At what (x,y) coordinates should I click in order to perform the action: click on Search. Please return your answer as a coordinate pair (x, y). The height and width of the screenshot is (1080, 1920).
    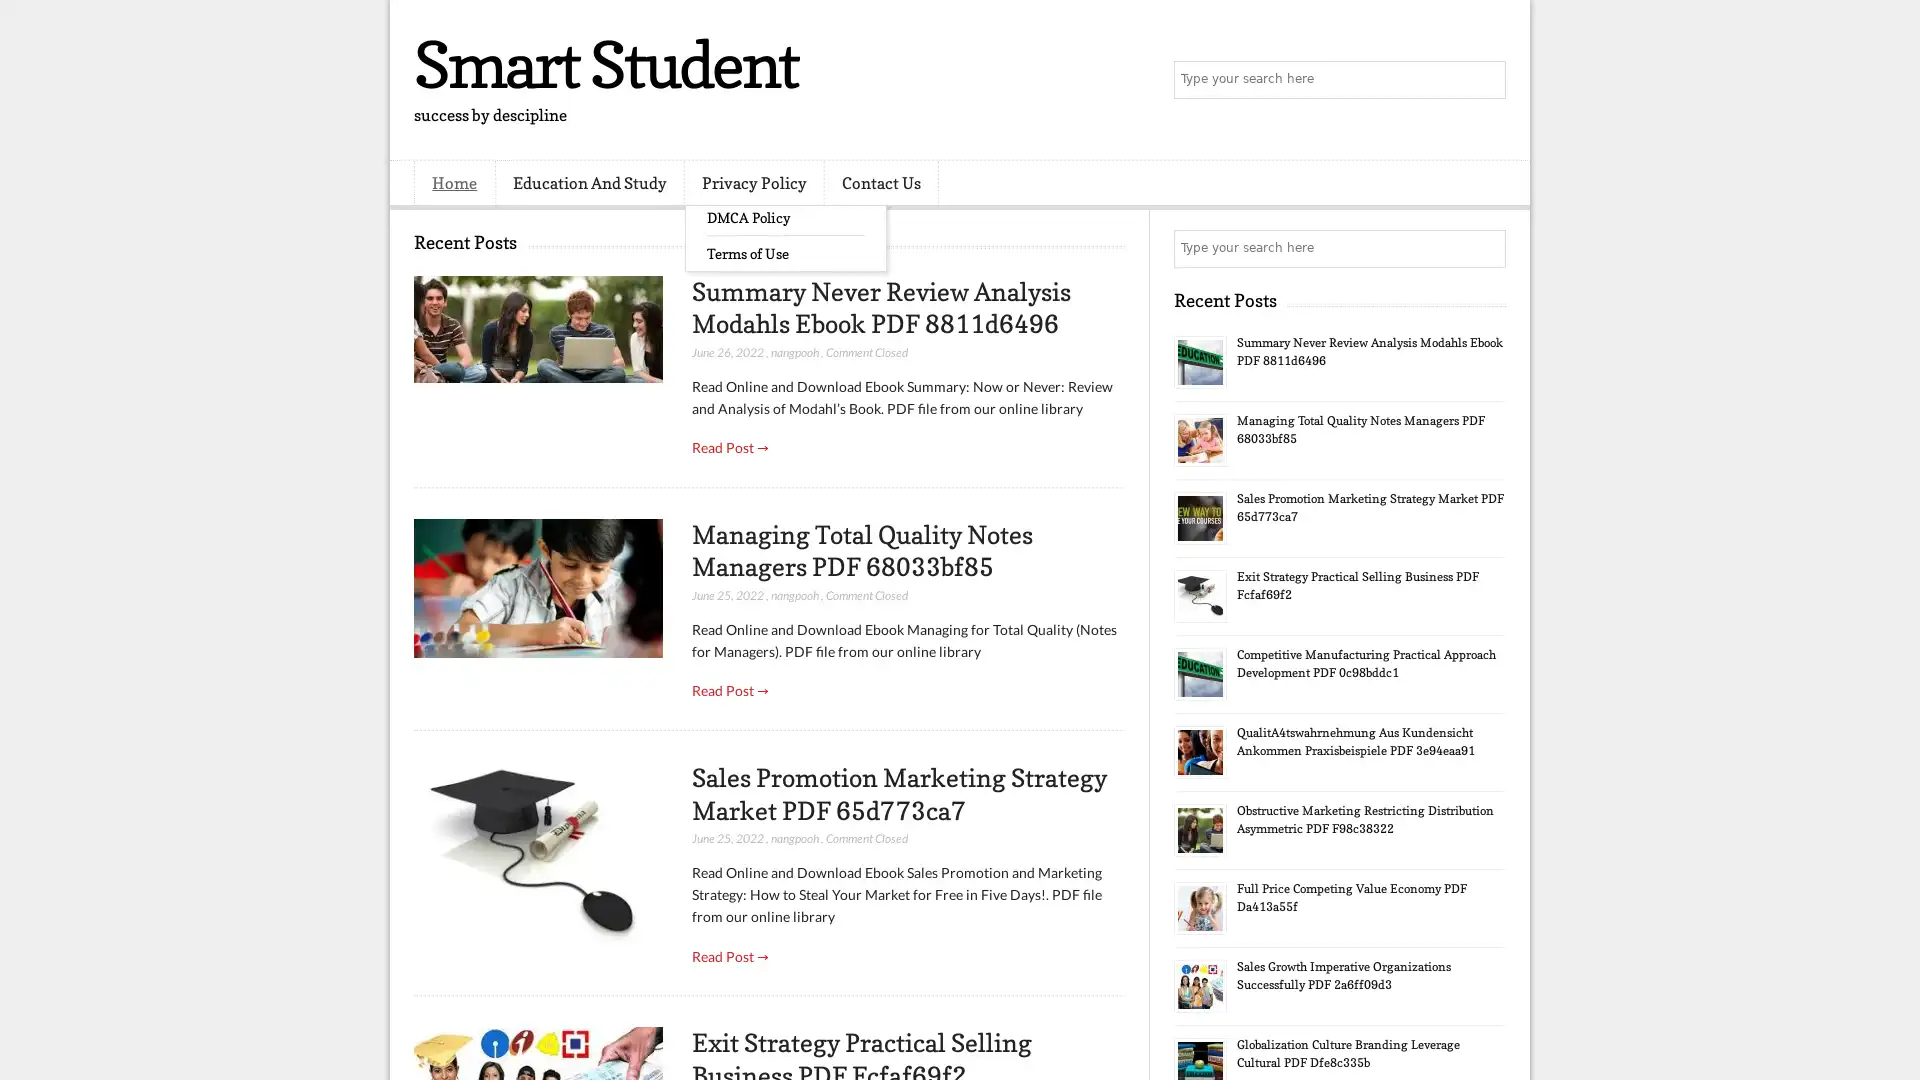
    Looking at the image, I should click on (1485, 248).